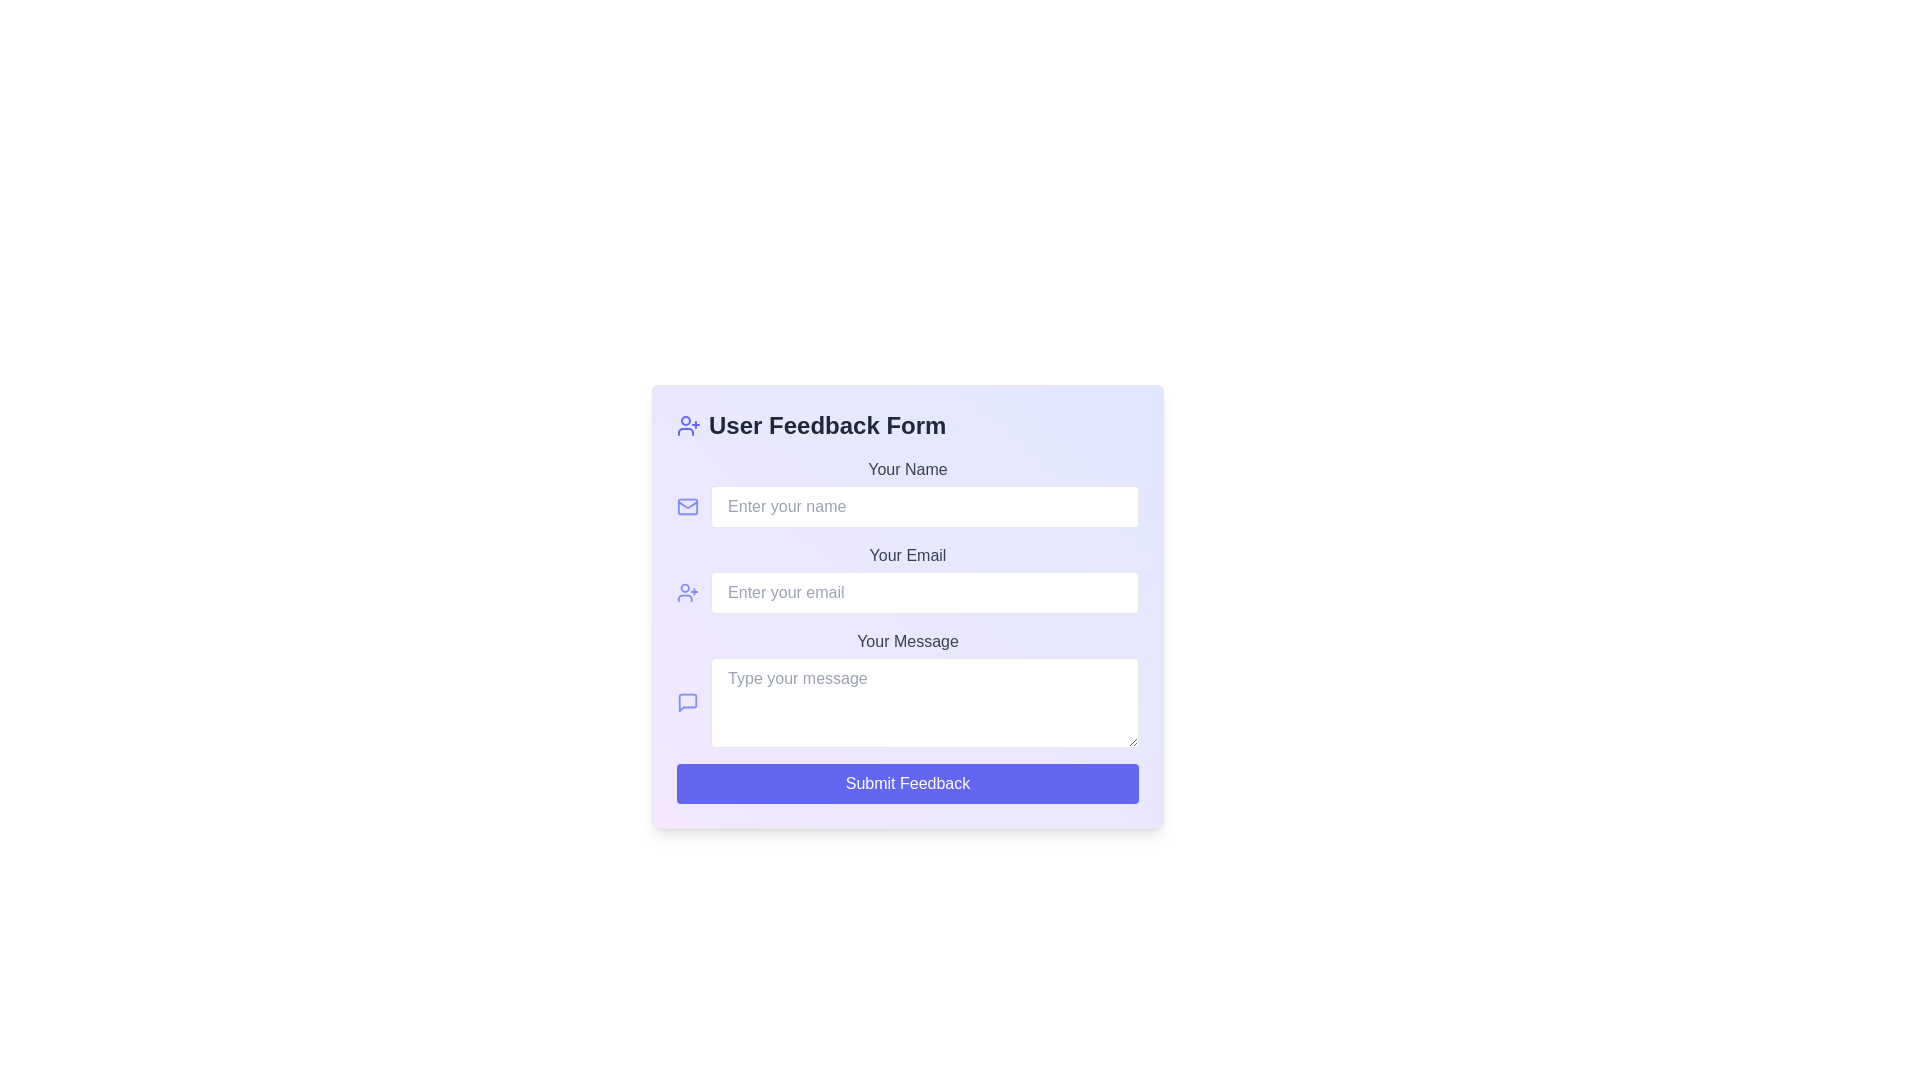  I want to click on the Text heading or label that serves as the title for the feedback section, located near the top of the 'User Feedback' section and positioned to the right of a user-plus icon, so click(827, 424).